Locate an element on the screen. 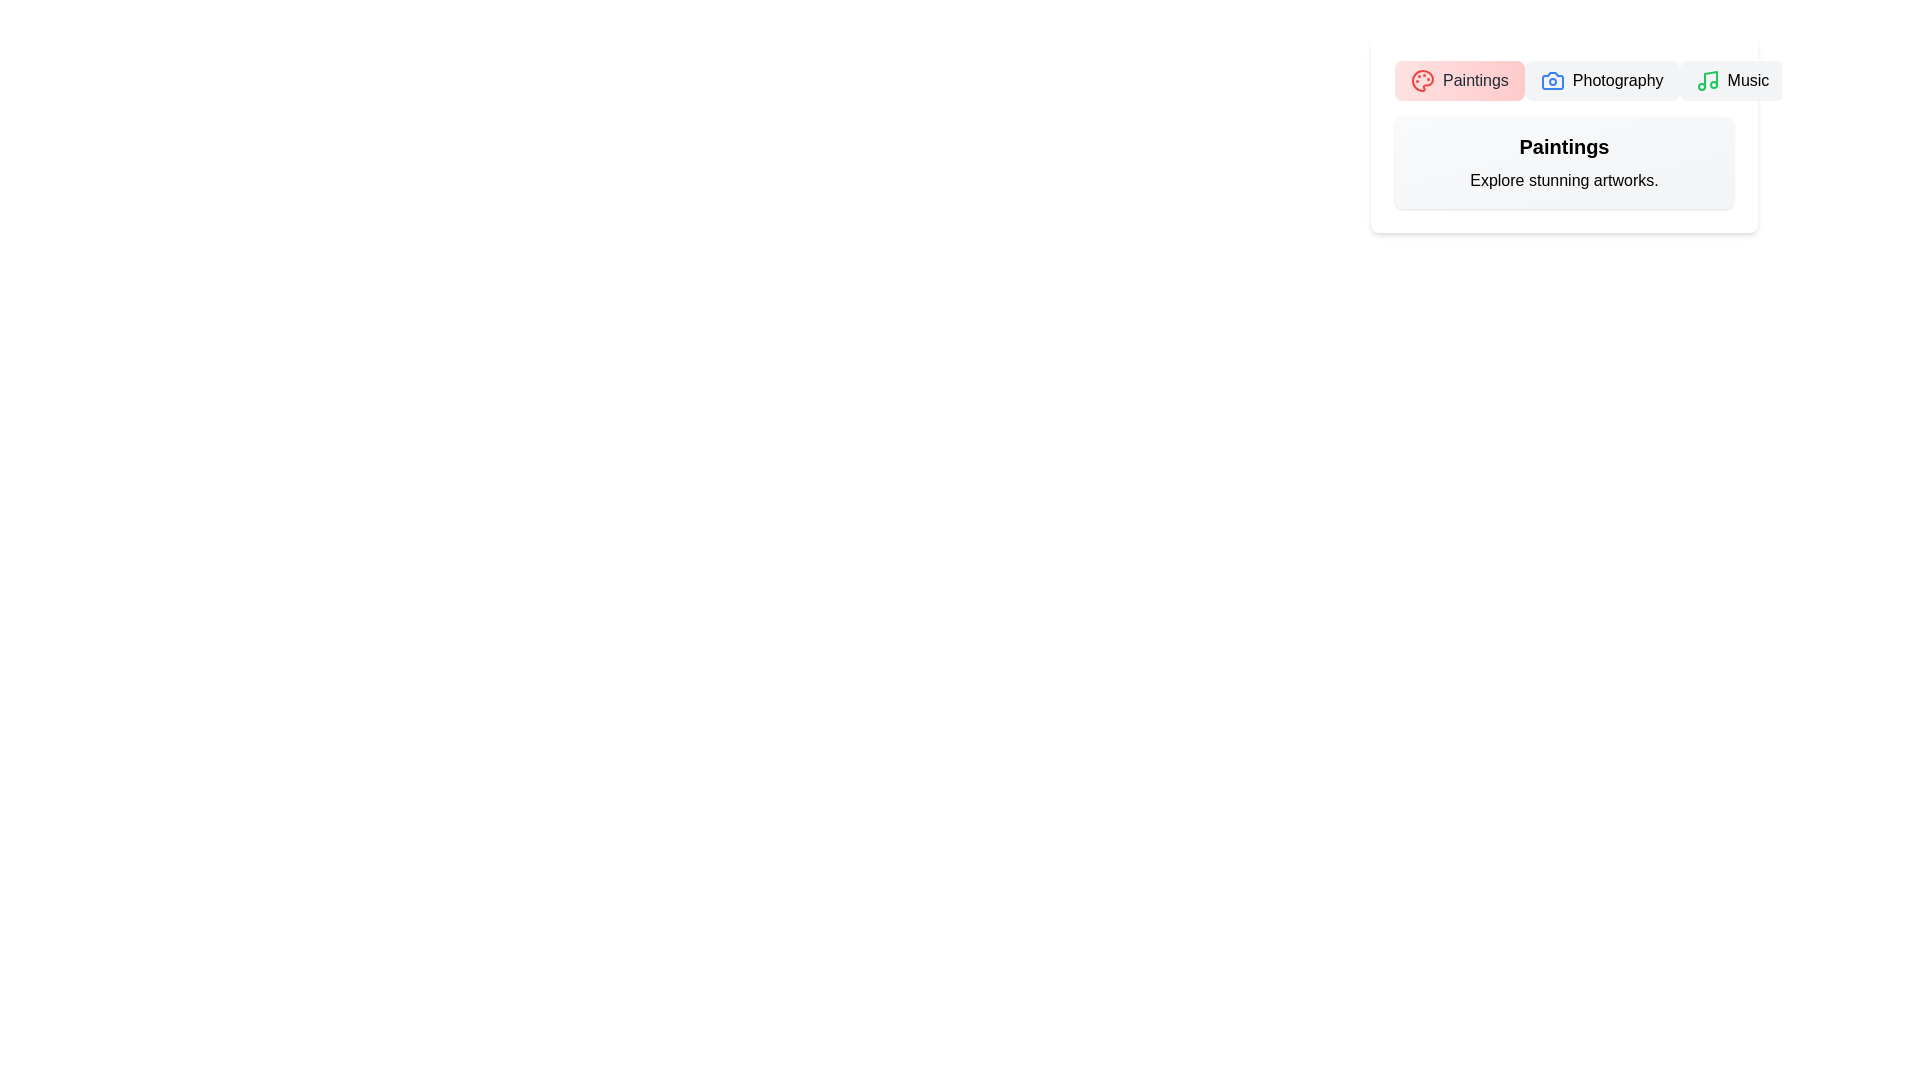 The width and height of the screenshot is (1920, 1080). the tab labeled Photography to view its content is located at coordinates (1602, 80).